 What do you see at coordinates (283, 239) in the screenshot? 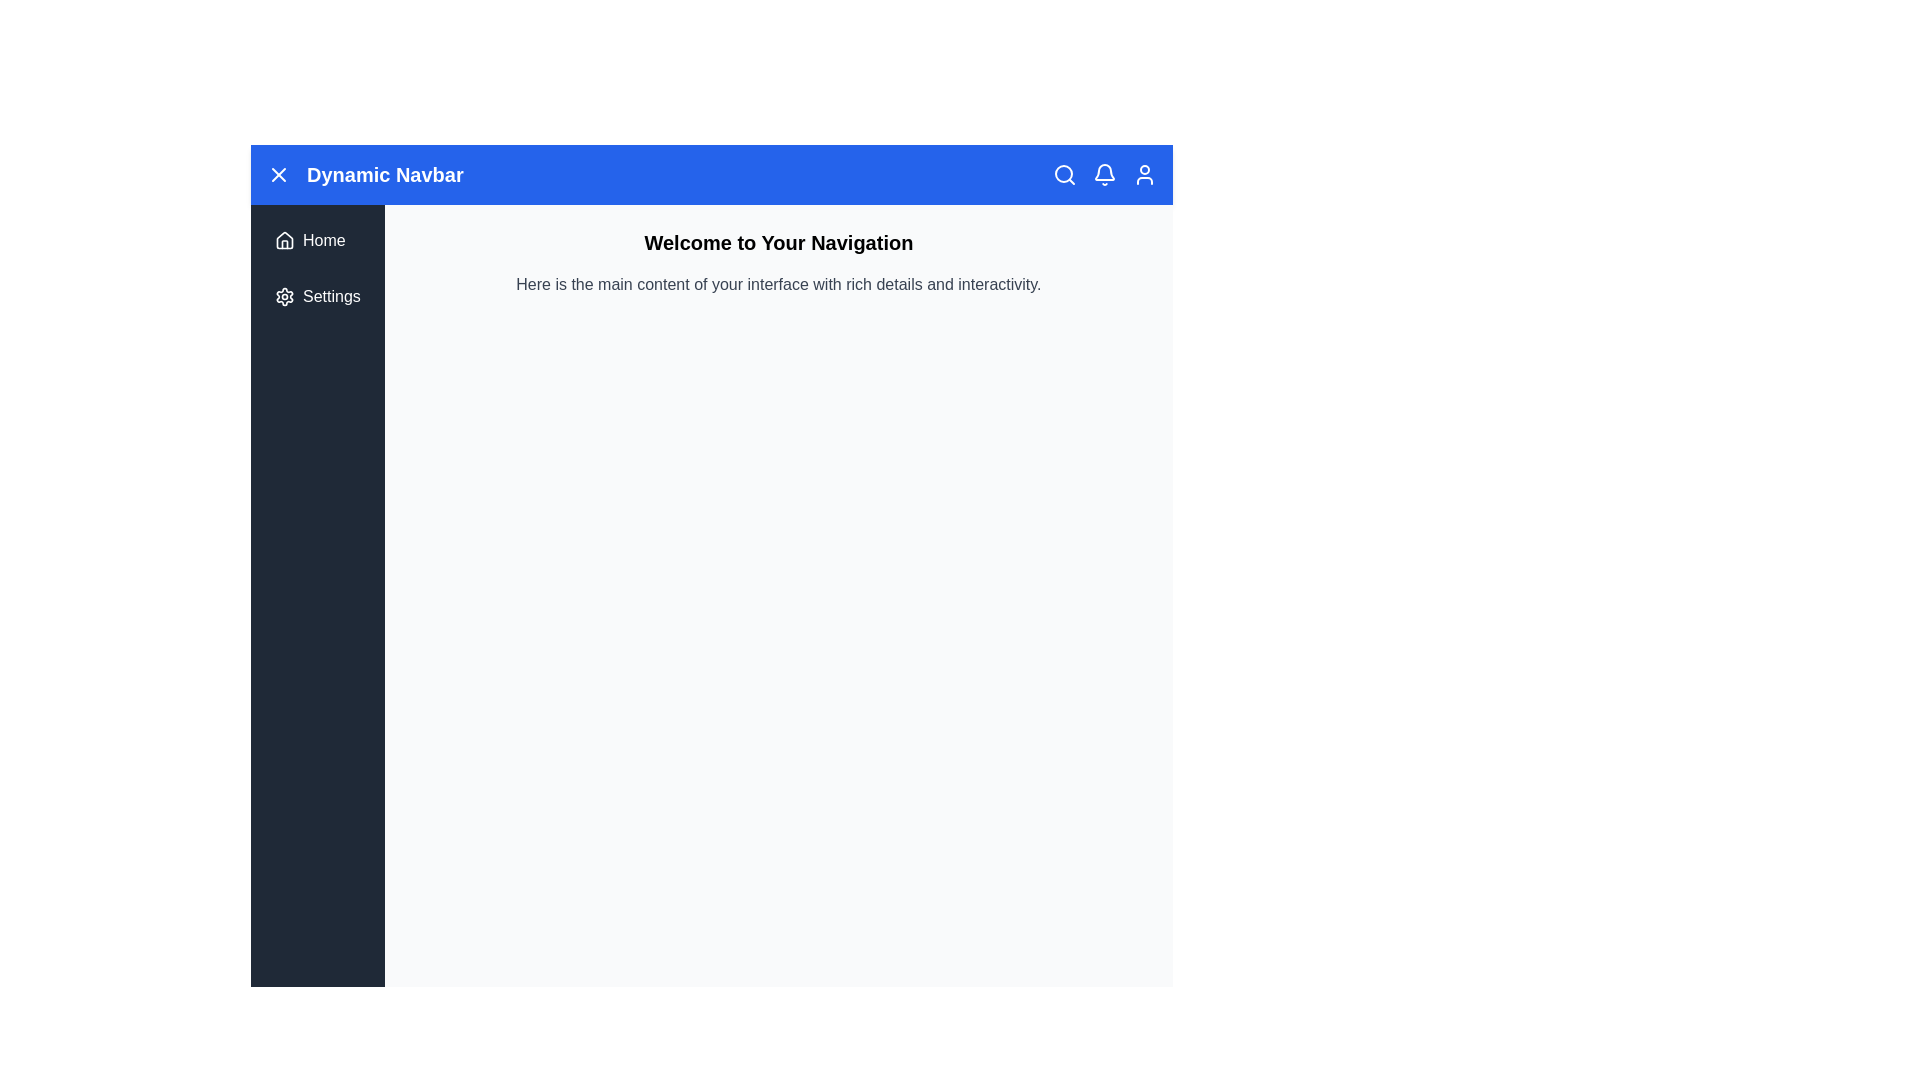
I see `the 'Home' icon in the sidebar` at bounding box center [283, 239].